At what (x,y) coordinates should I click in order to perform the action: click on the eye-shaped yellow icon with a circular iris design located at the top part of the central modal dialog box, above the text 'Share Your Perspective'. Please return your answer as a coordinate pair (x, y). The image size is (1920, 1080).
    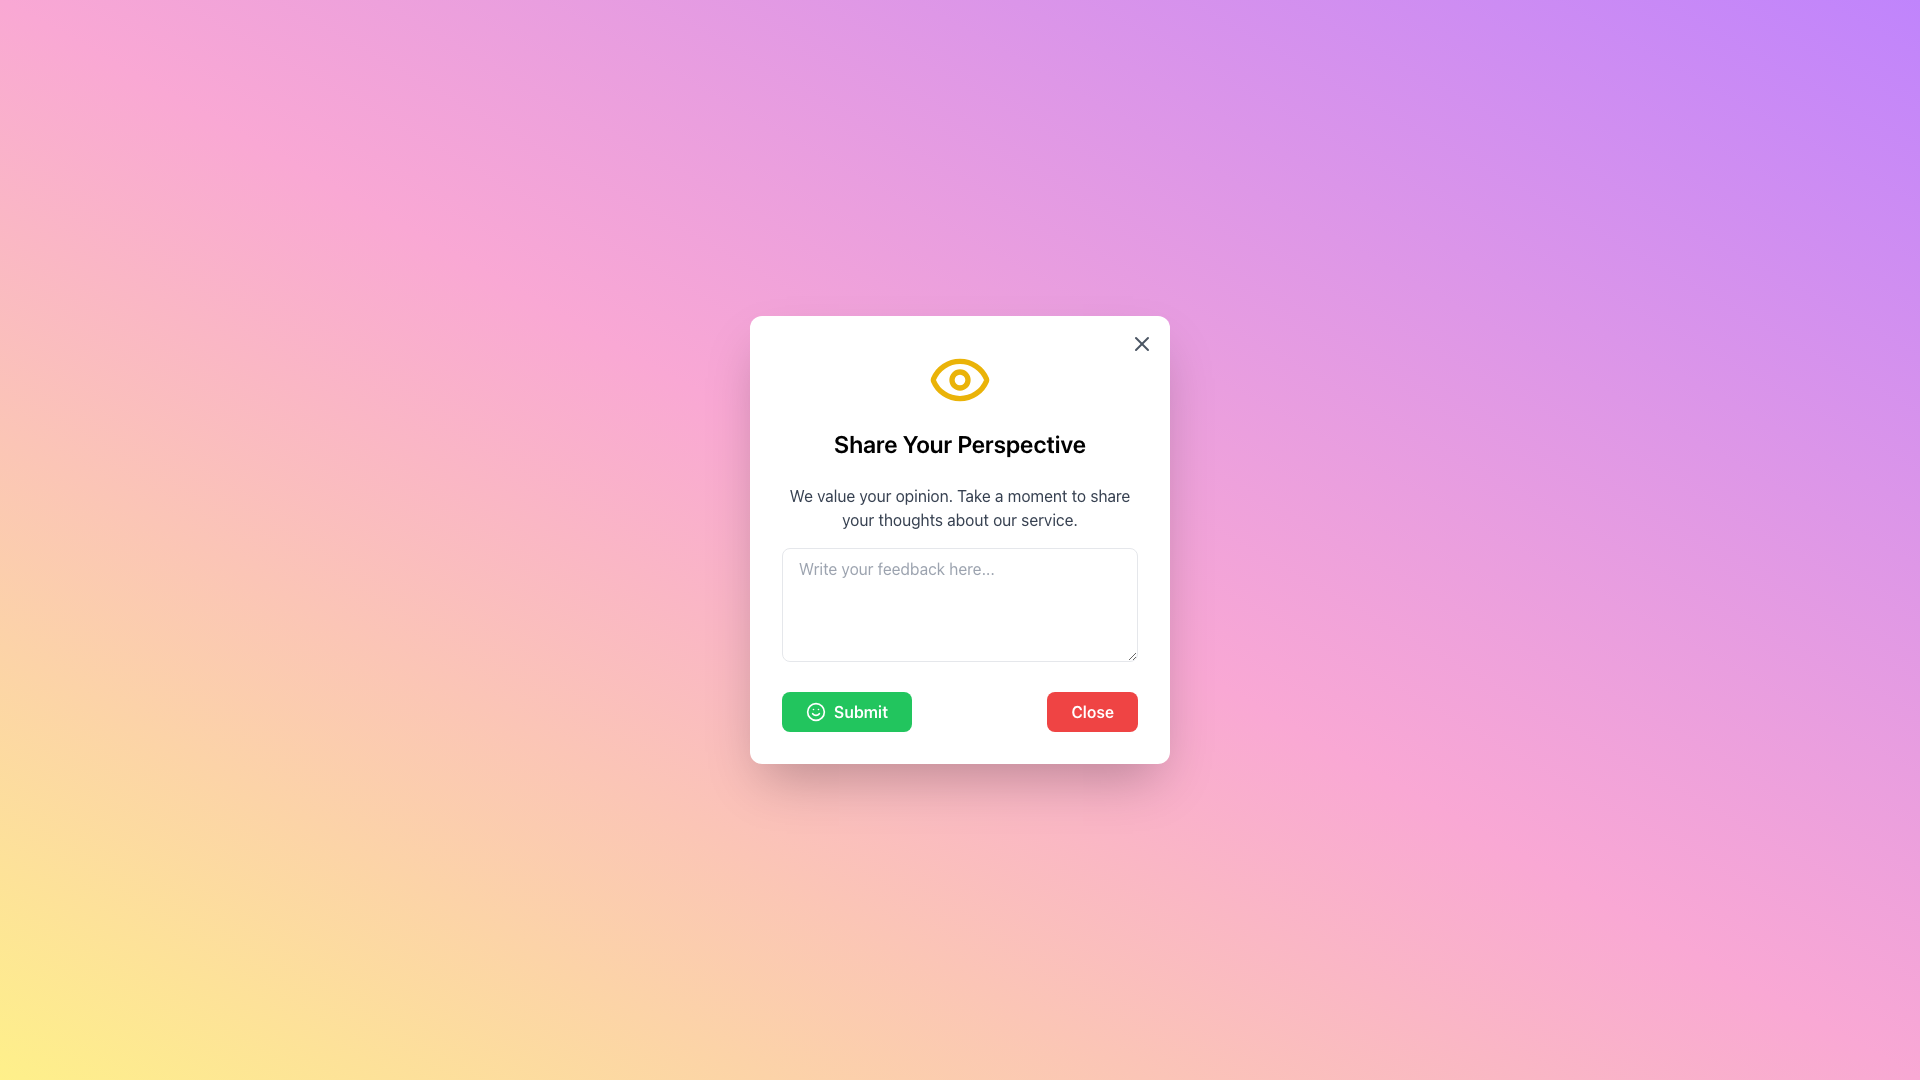
    Looking at the image, I should click on (960, 380).